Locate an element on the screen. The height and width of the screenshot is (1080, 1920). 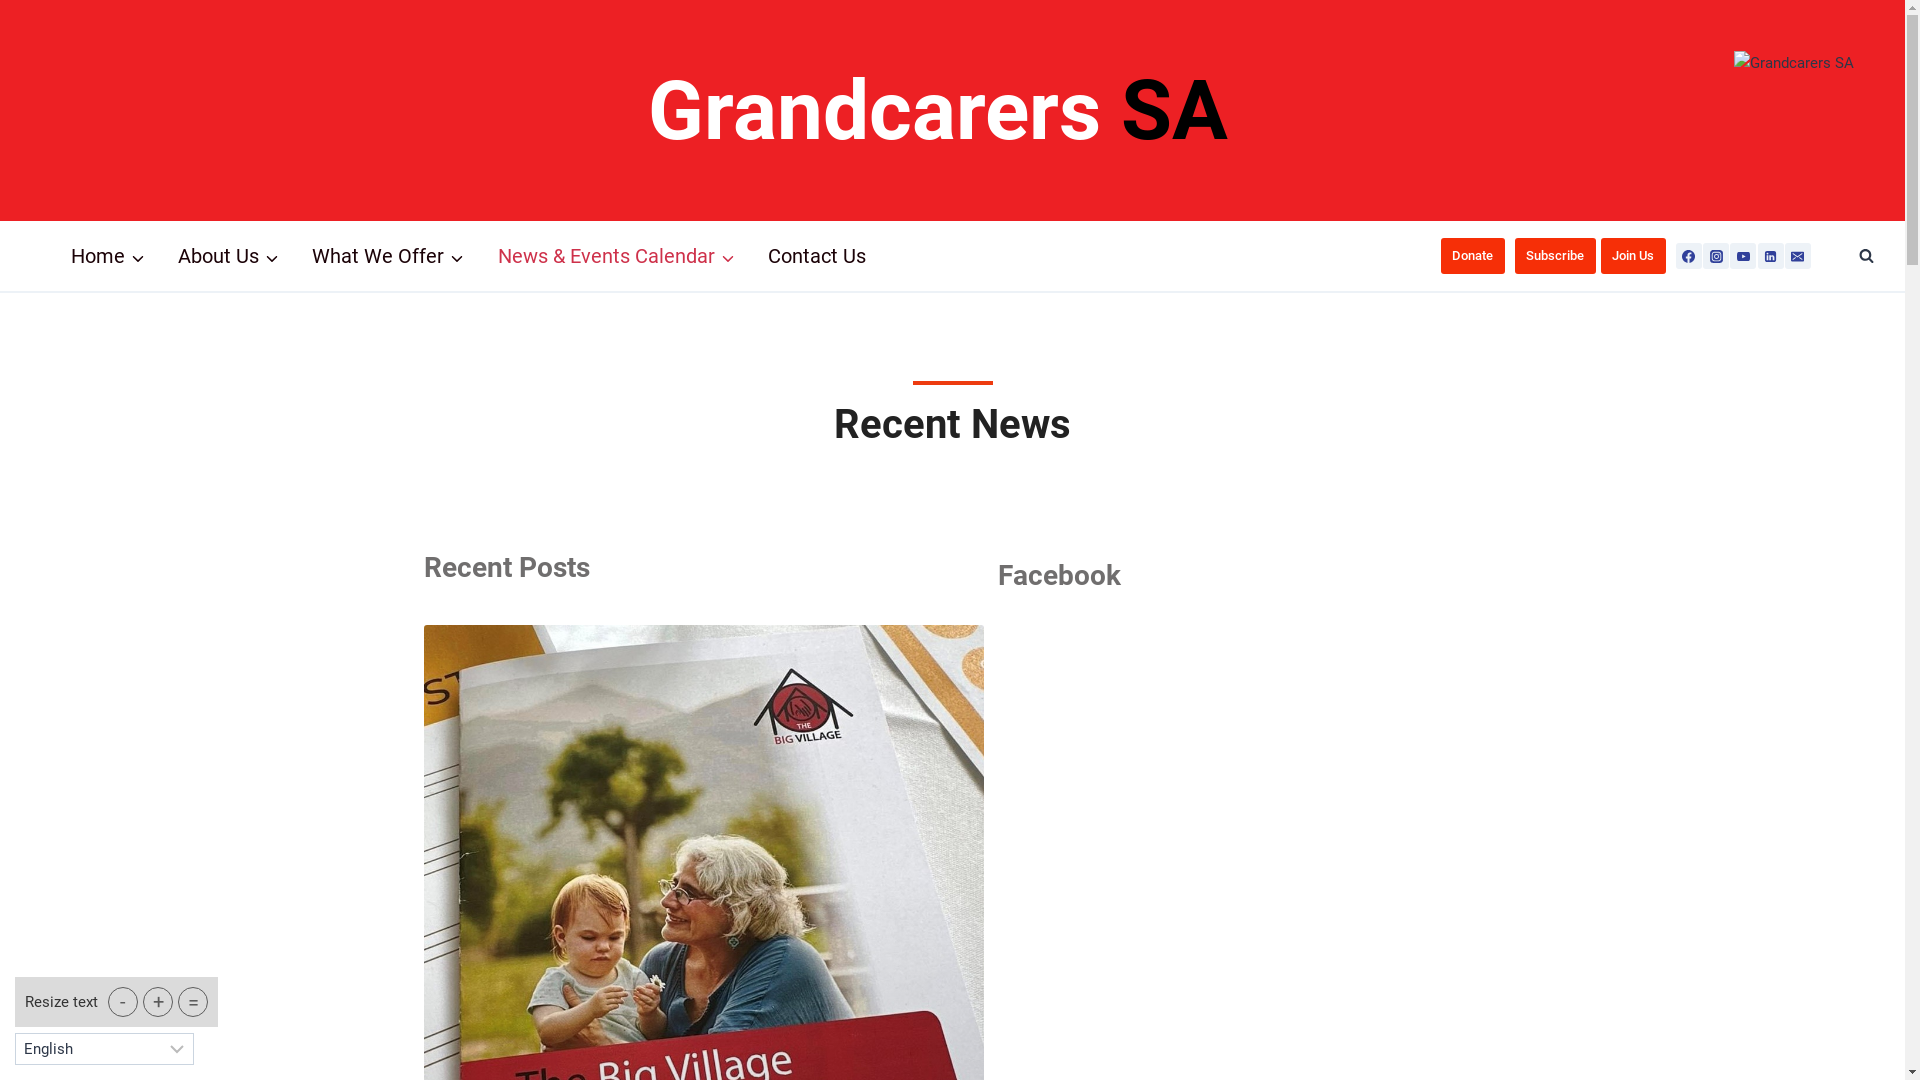
'What We Offer' is located at coordinates (388, 254).